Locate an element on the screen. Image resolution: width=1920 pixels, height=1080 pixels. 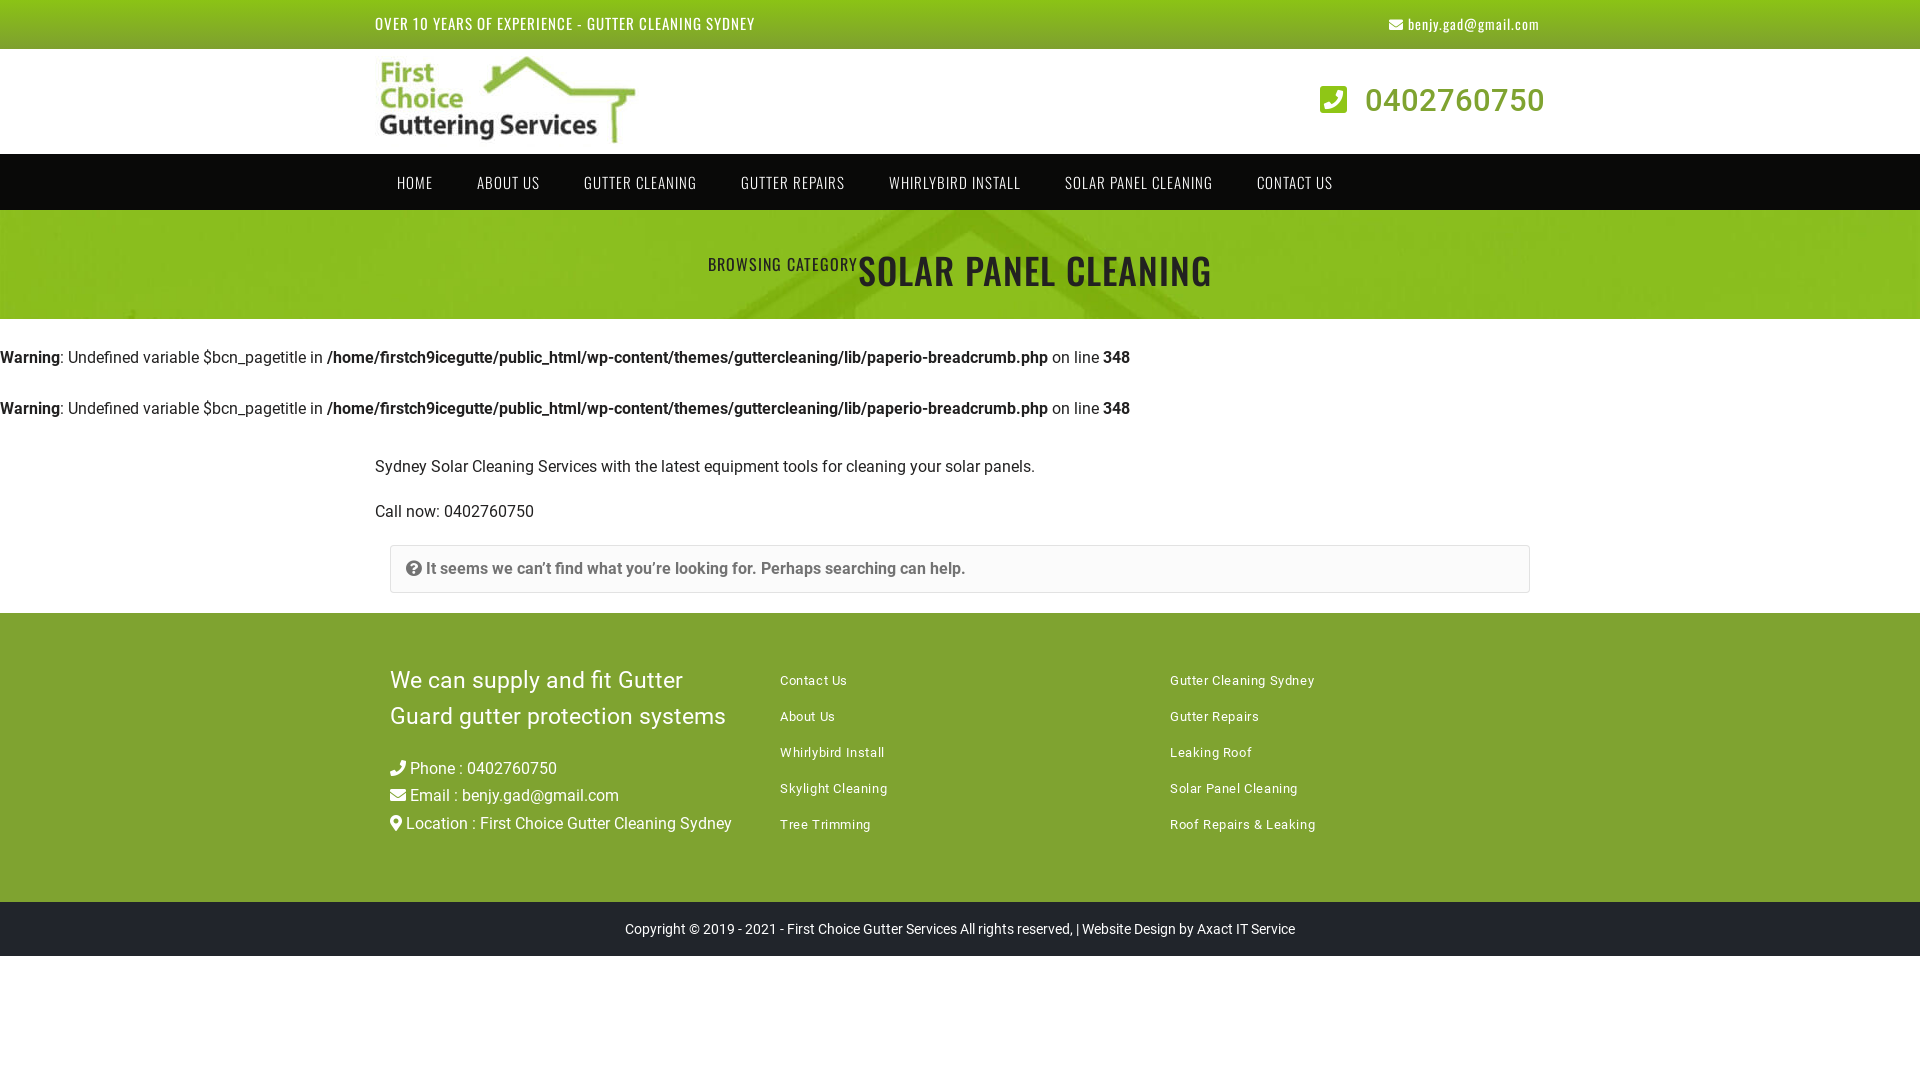
'Tree Trimming' is located at coordinates (778, 824).